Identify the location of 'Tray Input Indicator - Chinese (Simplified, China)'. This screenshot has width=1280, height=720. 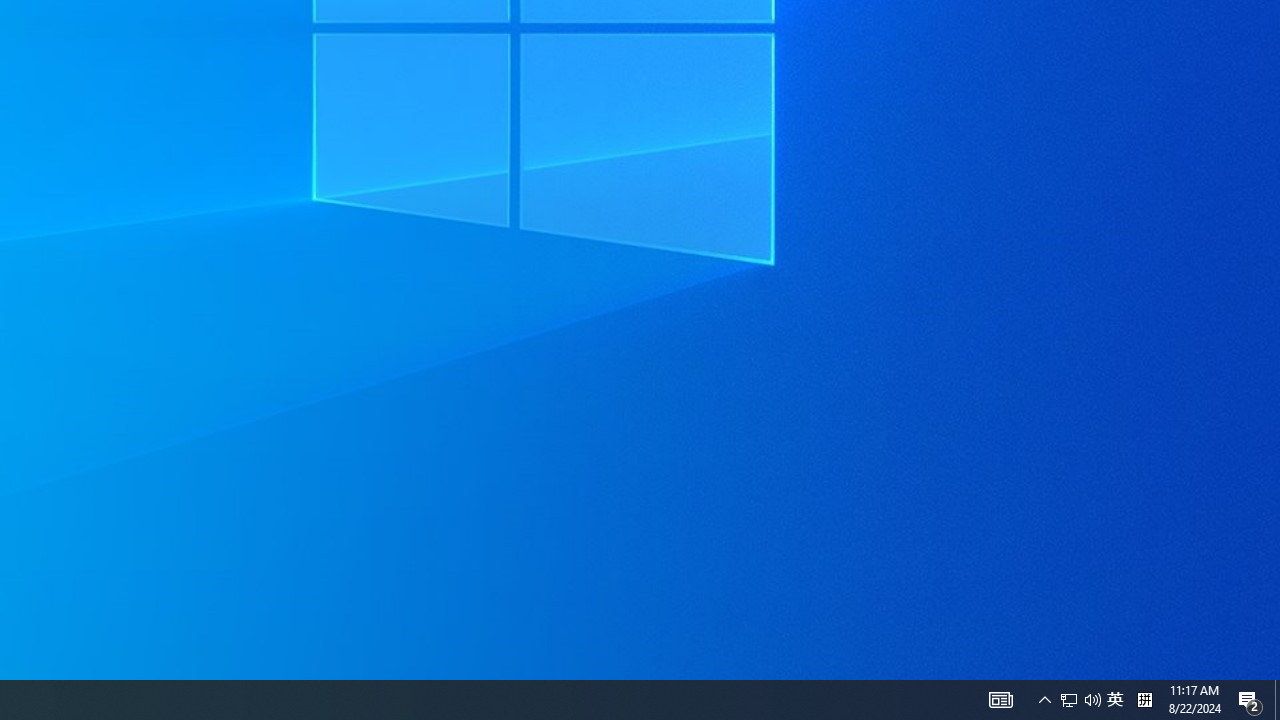
(1144, 698).